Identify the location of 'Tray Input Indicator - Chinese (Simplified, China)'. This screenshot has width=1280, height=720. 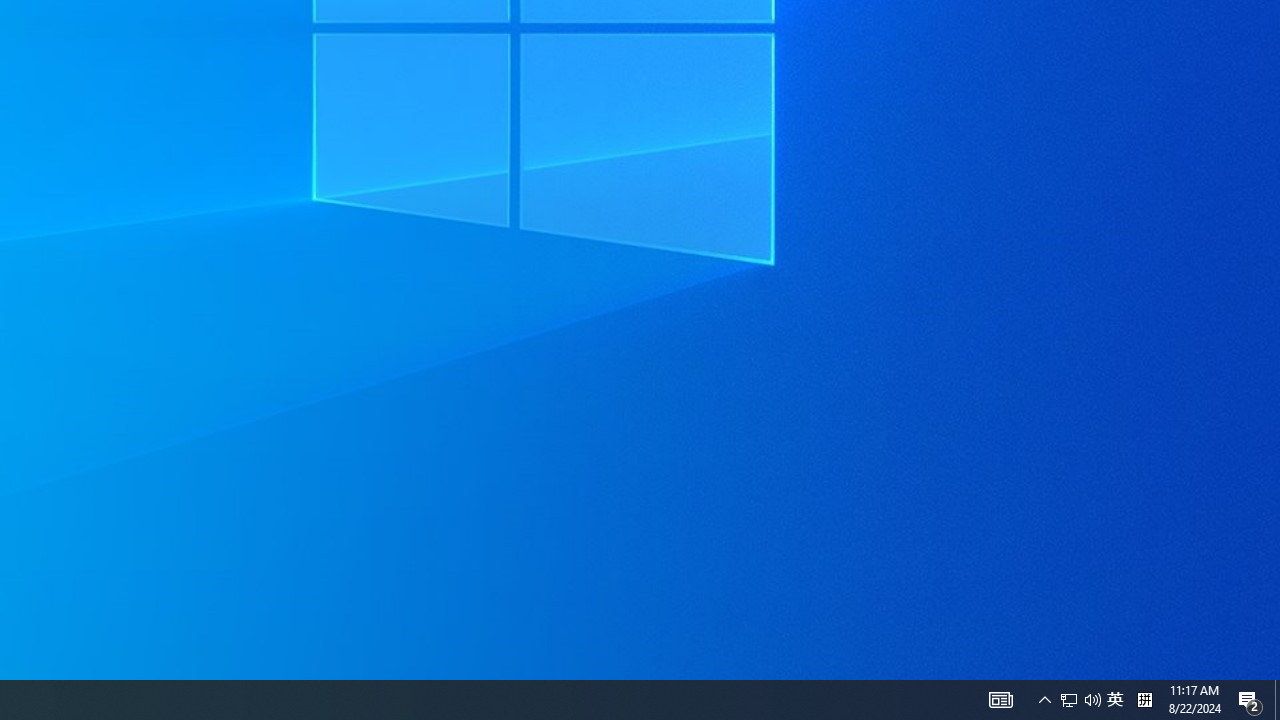
(1144, 698).